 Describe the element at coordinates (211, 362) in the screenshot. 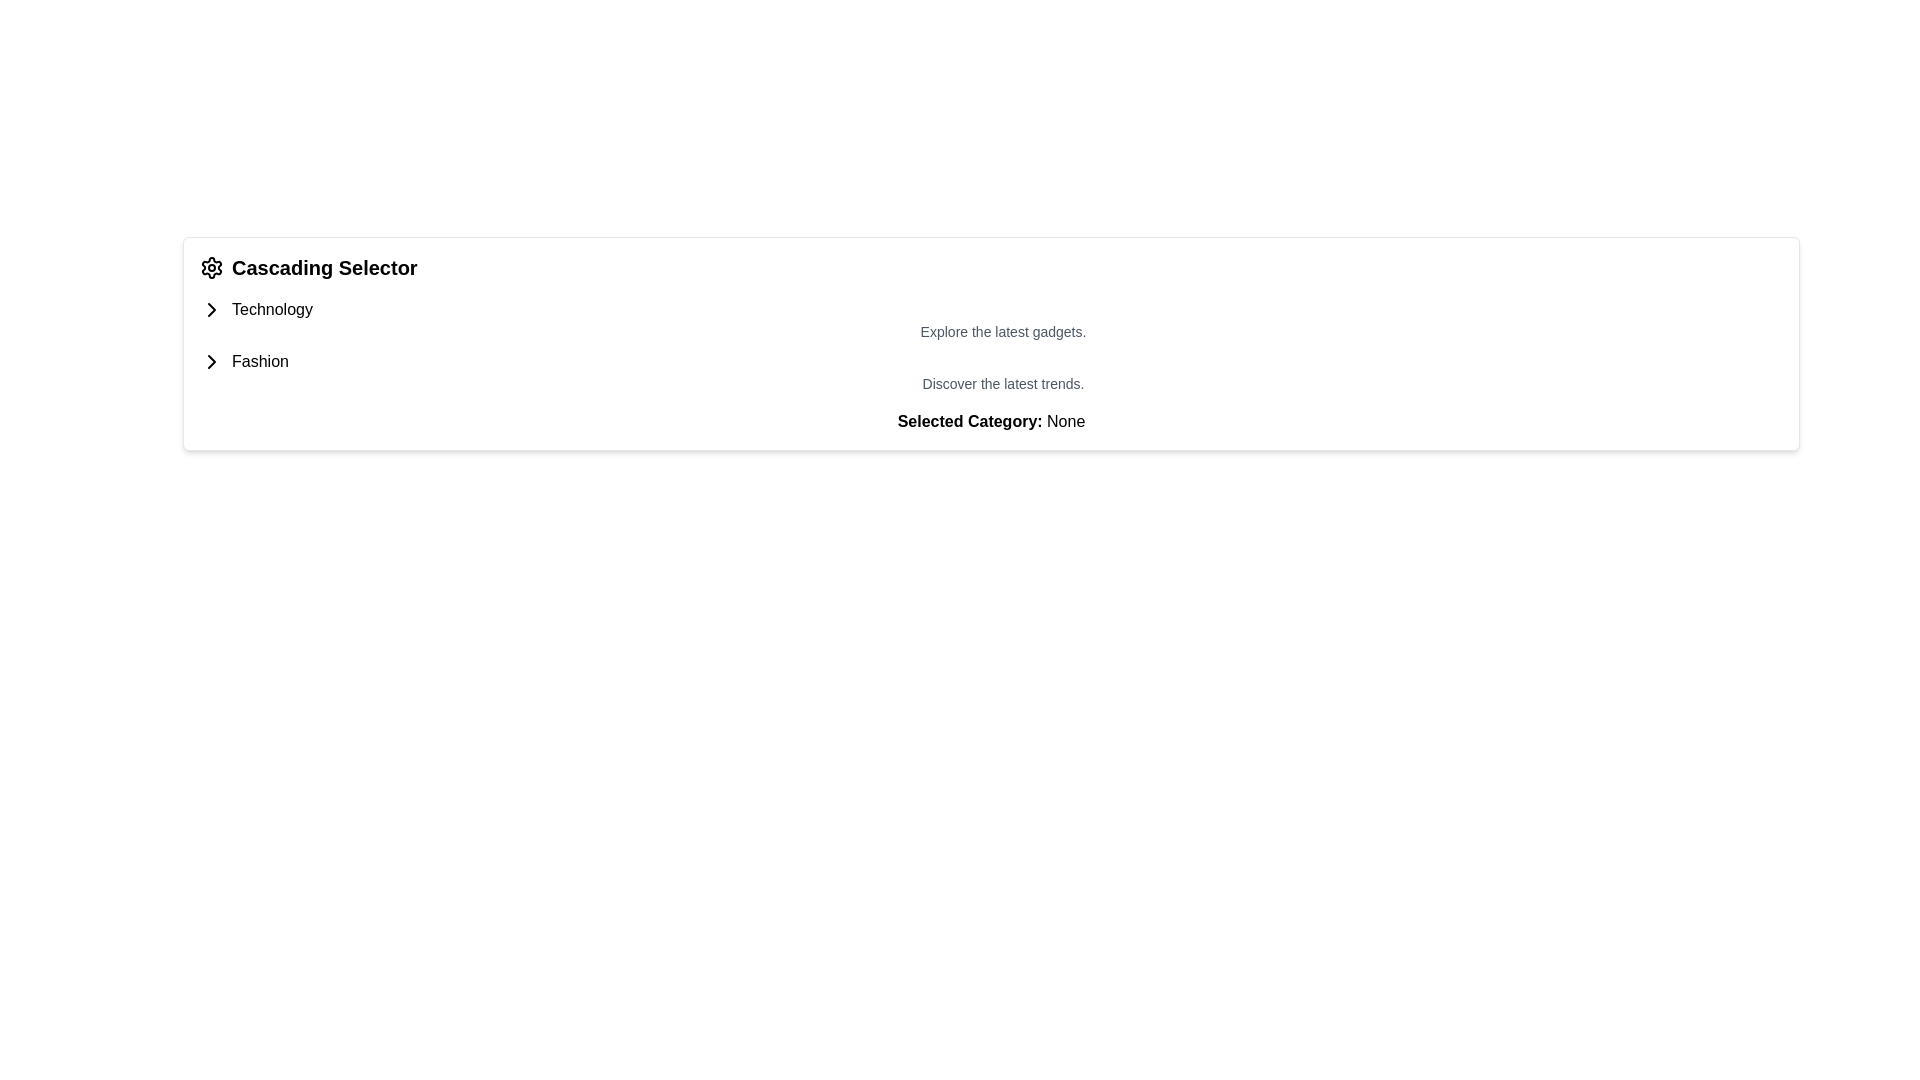

I see `the navigation icon associated with the 'Fashion' category` at that location.